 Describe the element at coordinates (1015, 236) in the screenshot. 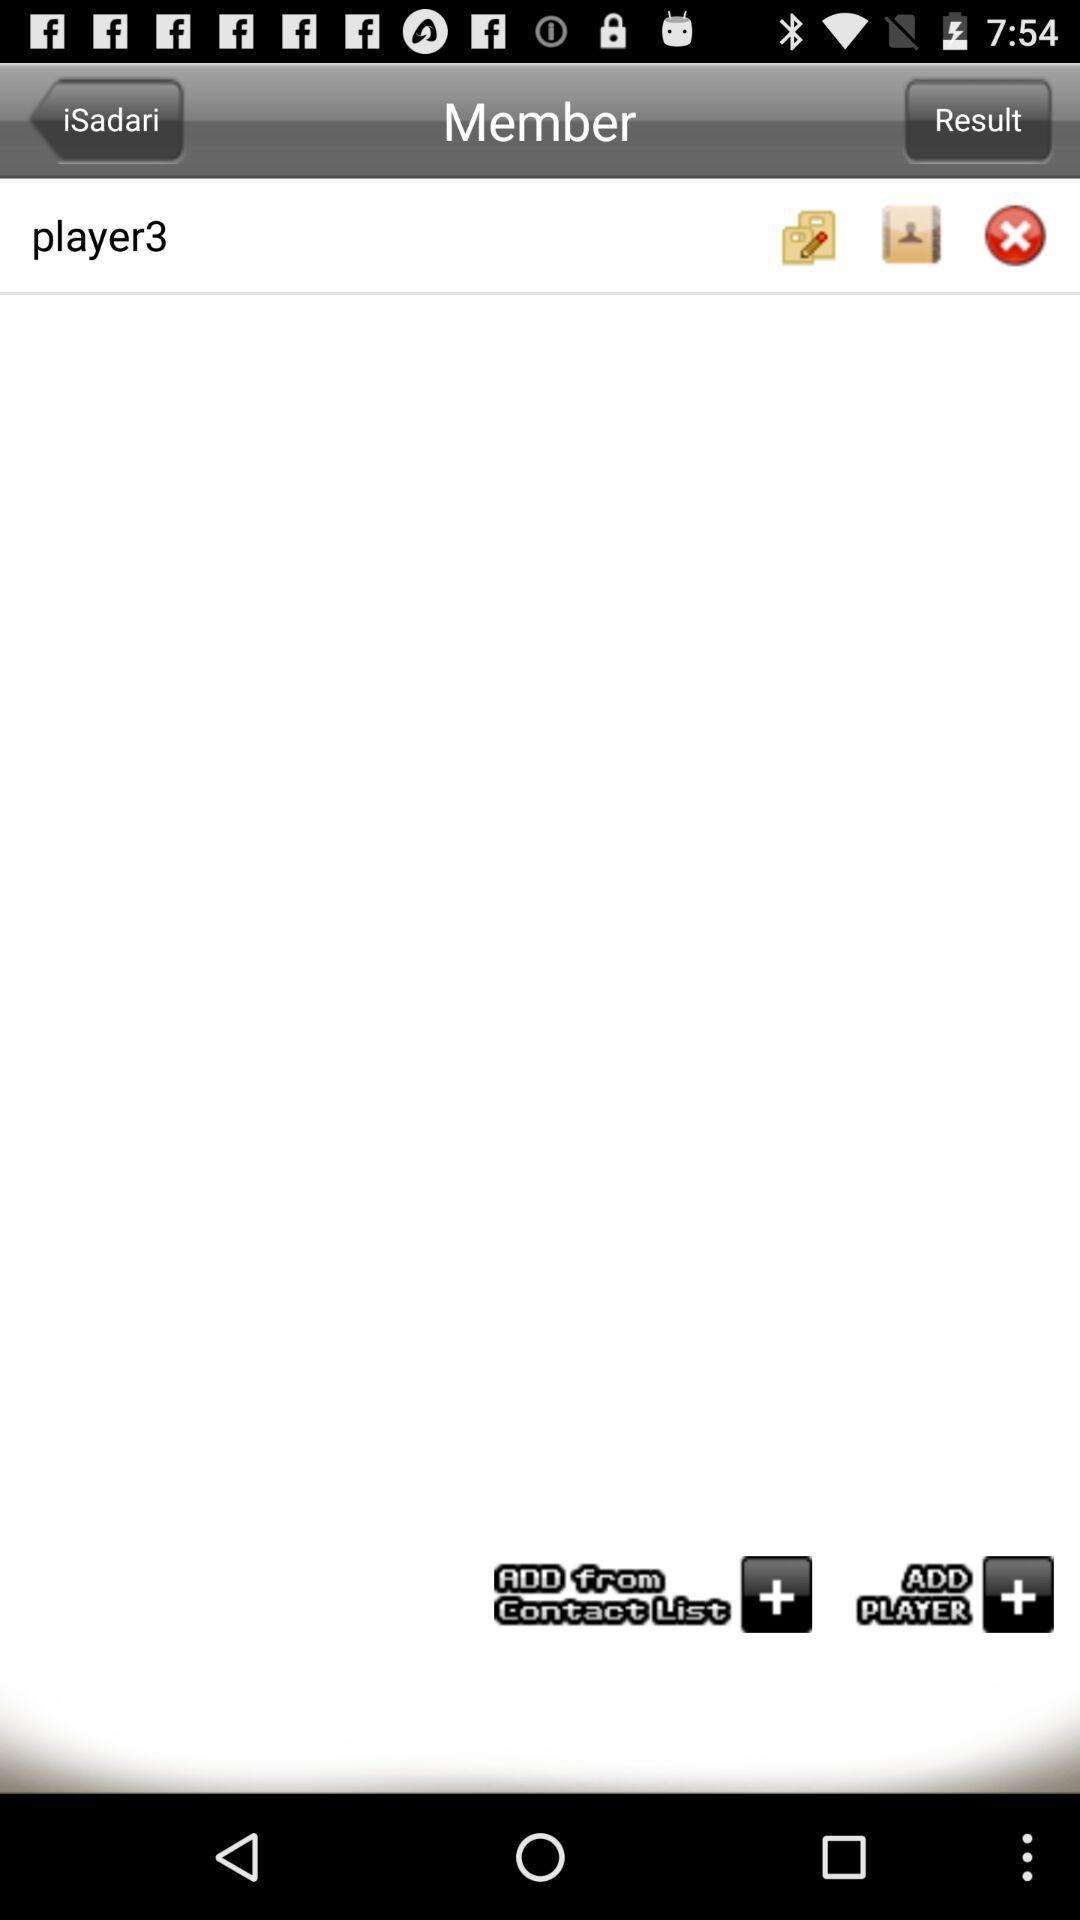

I see `closed option` at that location.